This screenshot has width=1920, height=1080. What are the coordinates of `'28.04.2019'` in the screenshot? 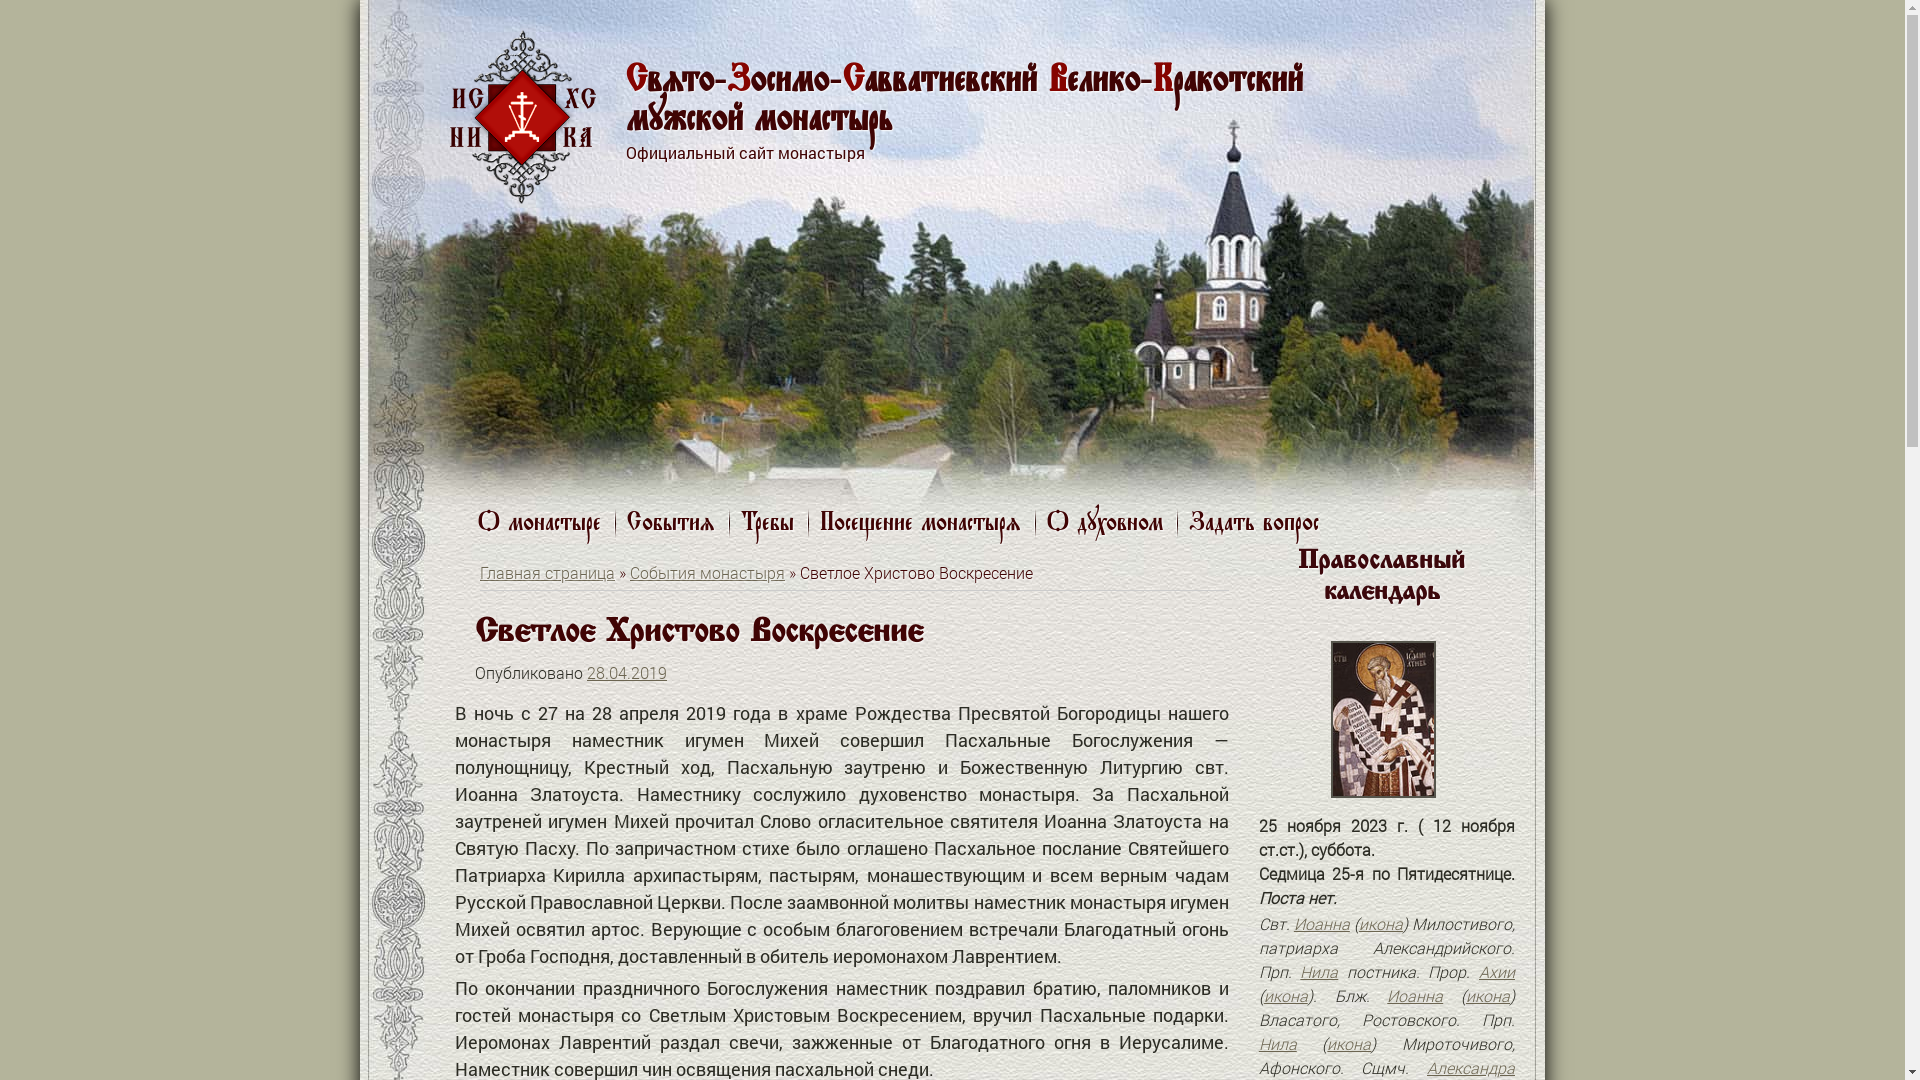 It's located at (626, 672).